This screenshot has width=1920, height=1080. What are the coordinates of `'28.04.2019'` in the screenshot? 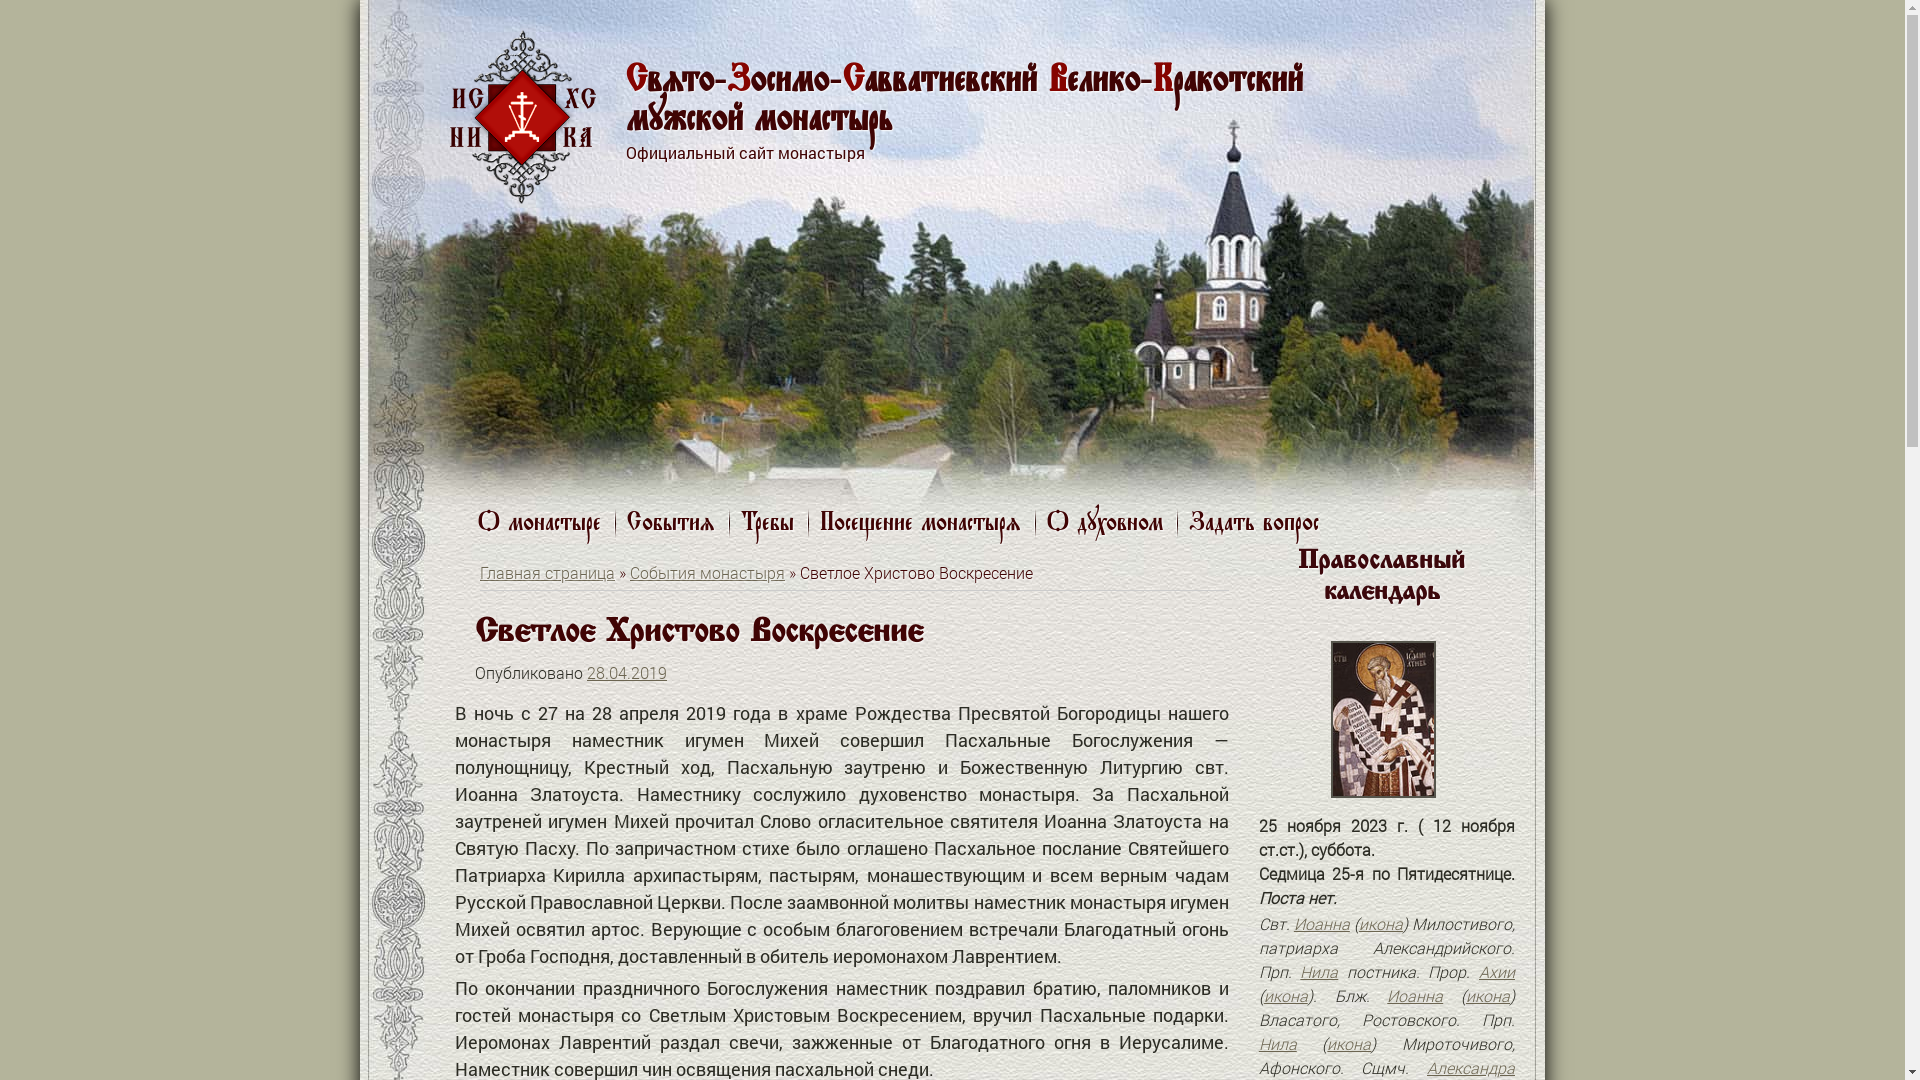 It's located at (626, 672).